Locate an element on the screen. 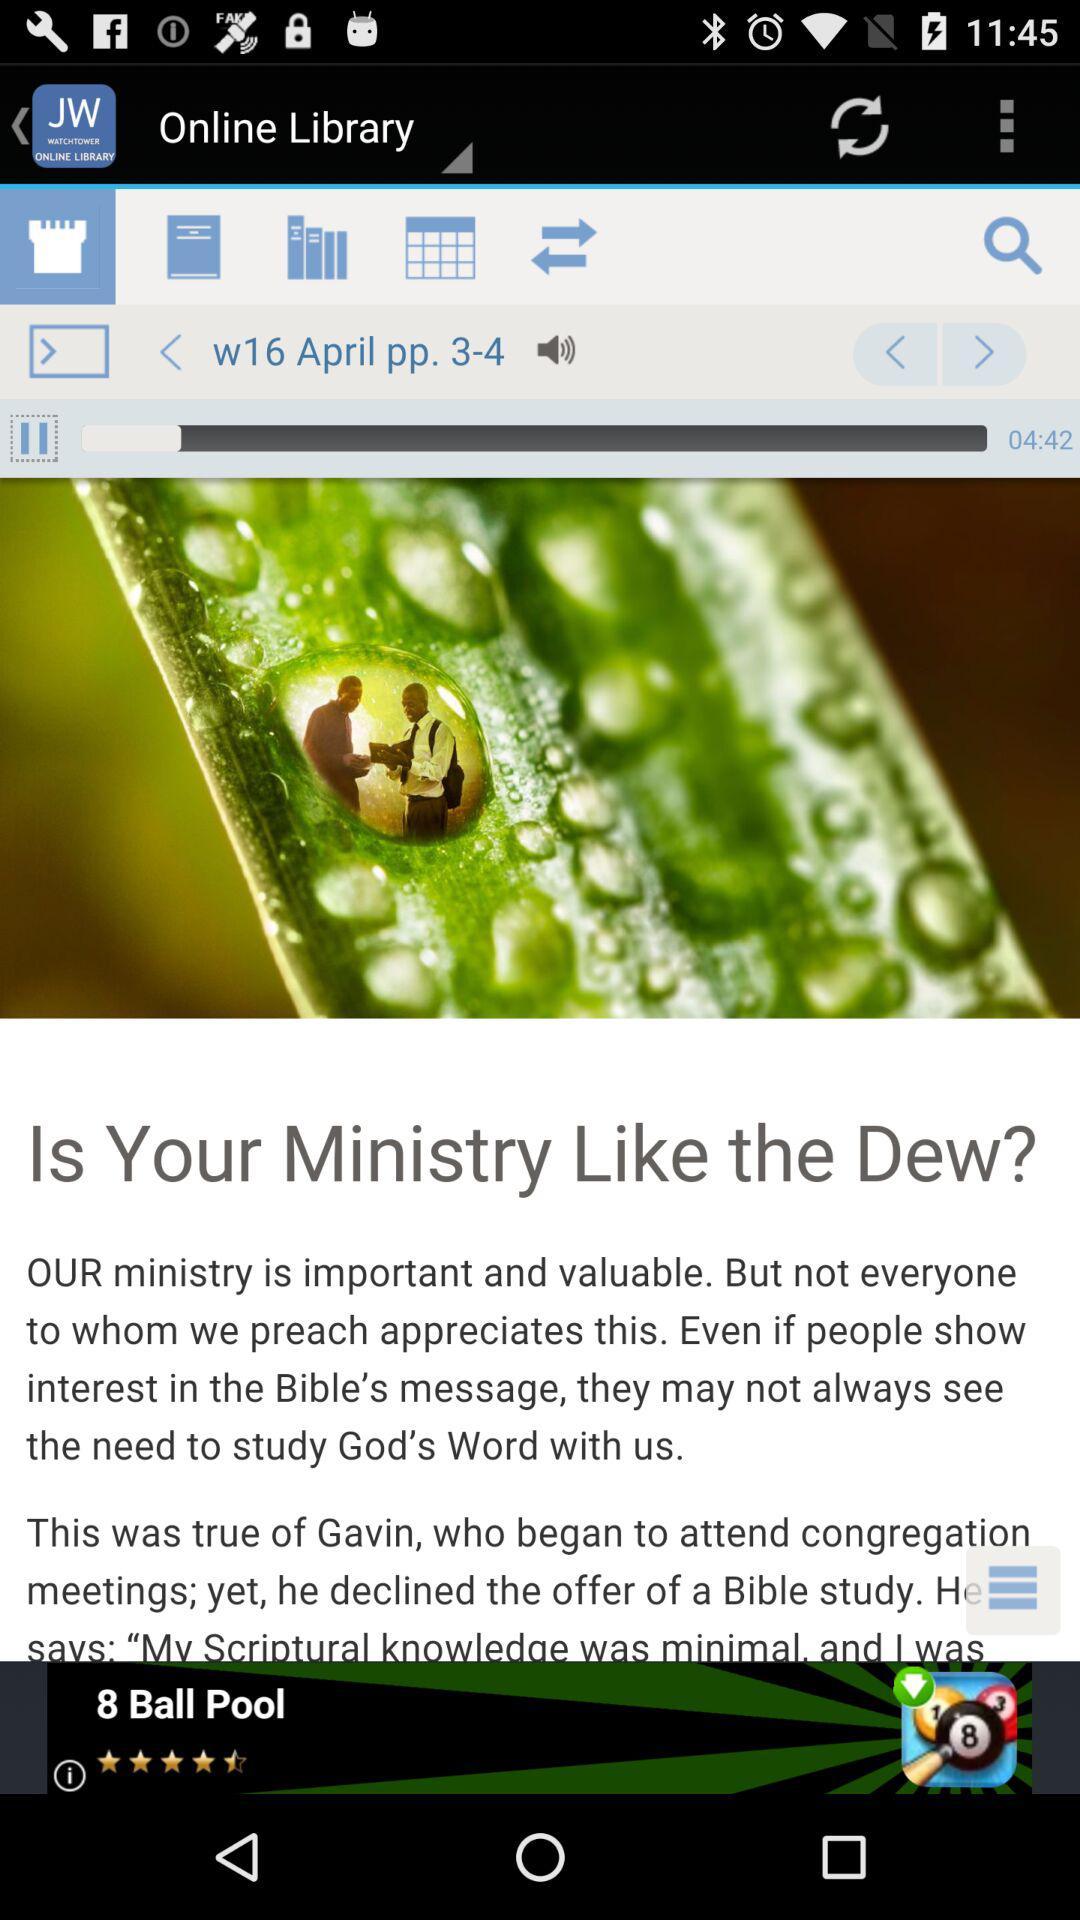 The image size is (1080, 1920). download 8 ball pool is located at coordinates (538, 1727).